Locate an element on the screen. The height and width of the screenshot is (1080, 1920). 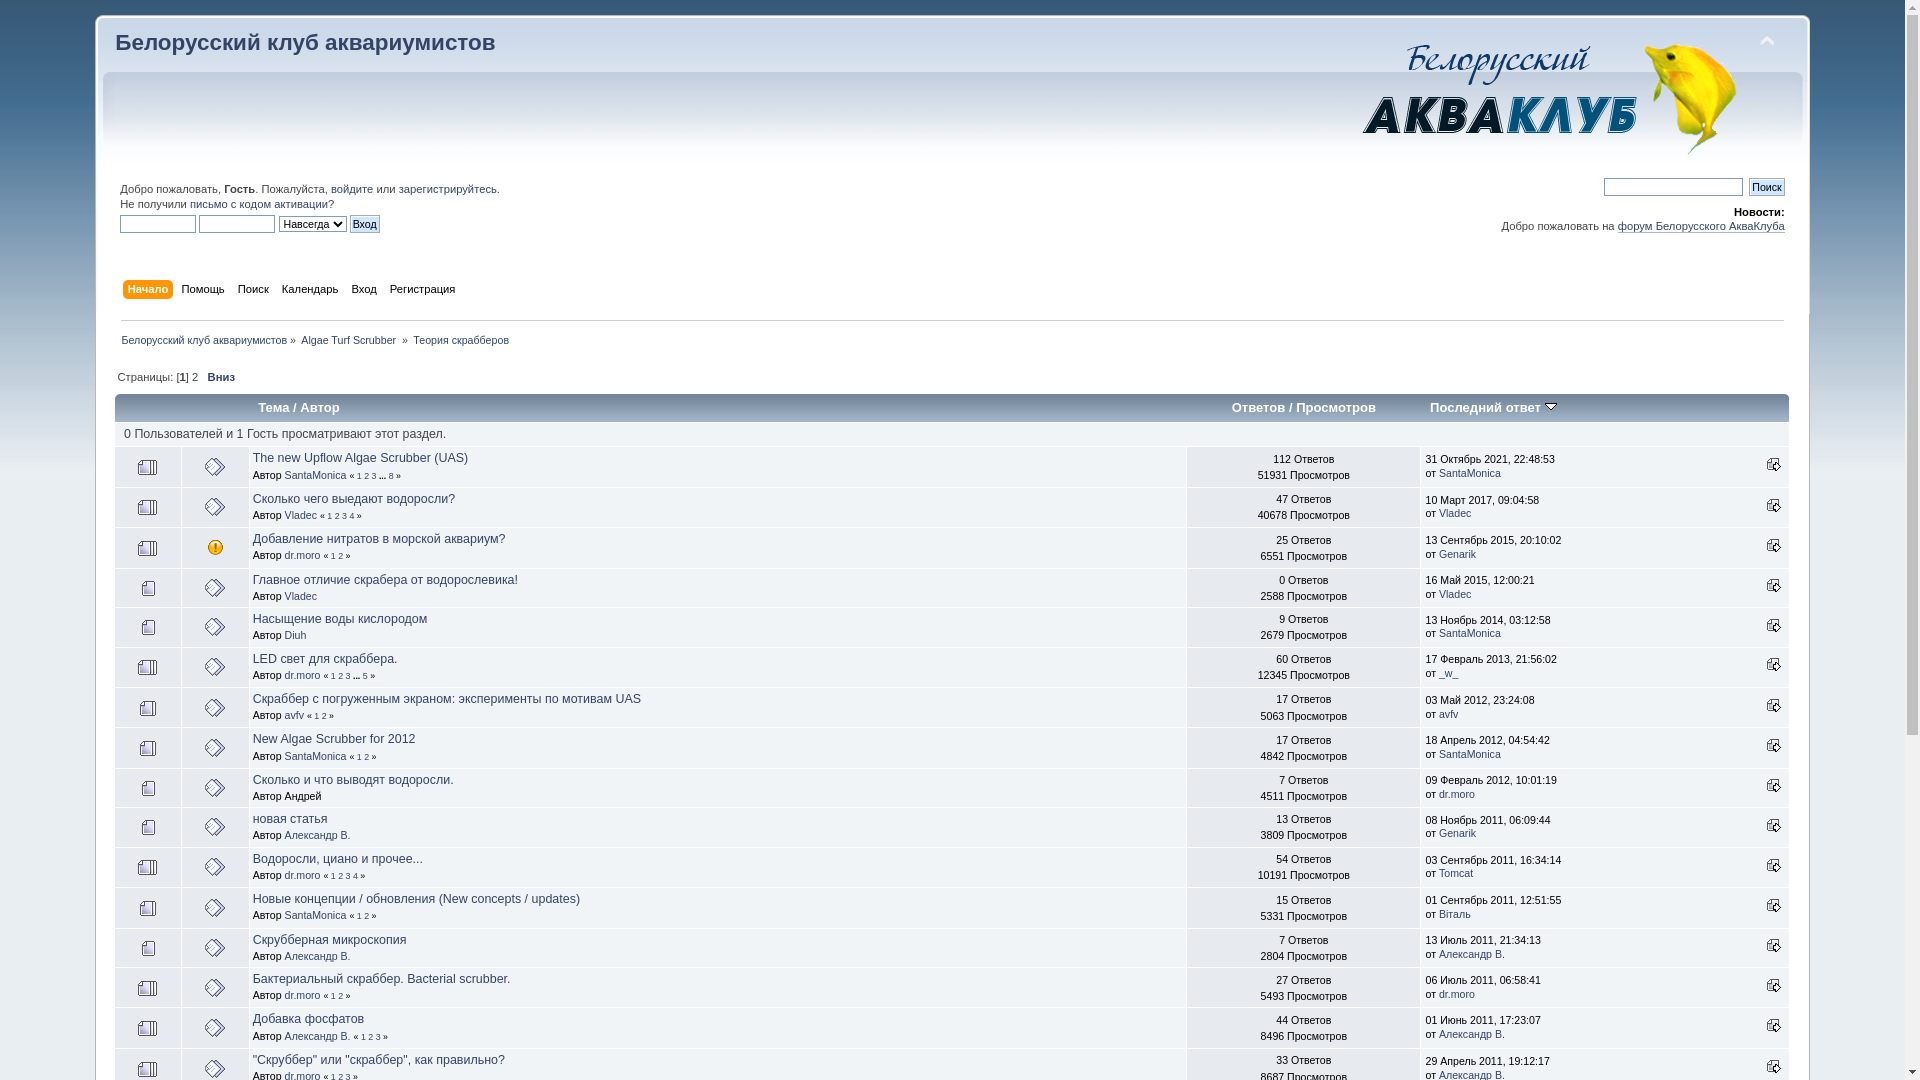
'dr.moro' is located at coordinates (301, 874).